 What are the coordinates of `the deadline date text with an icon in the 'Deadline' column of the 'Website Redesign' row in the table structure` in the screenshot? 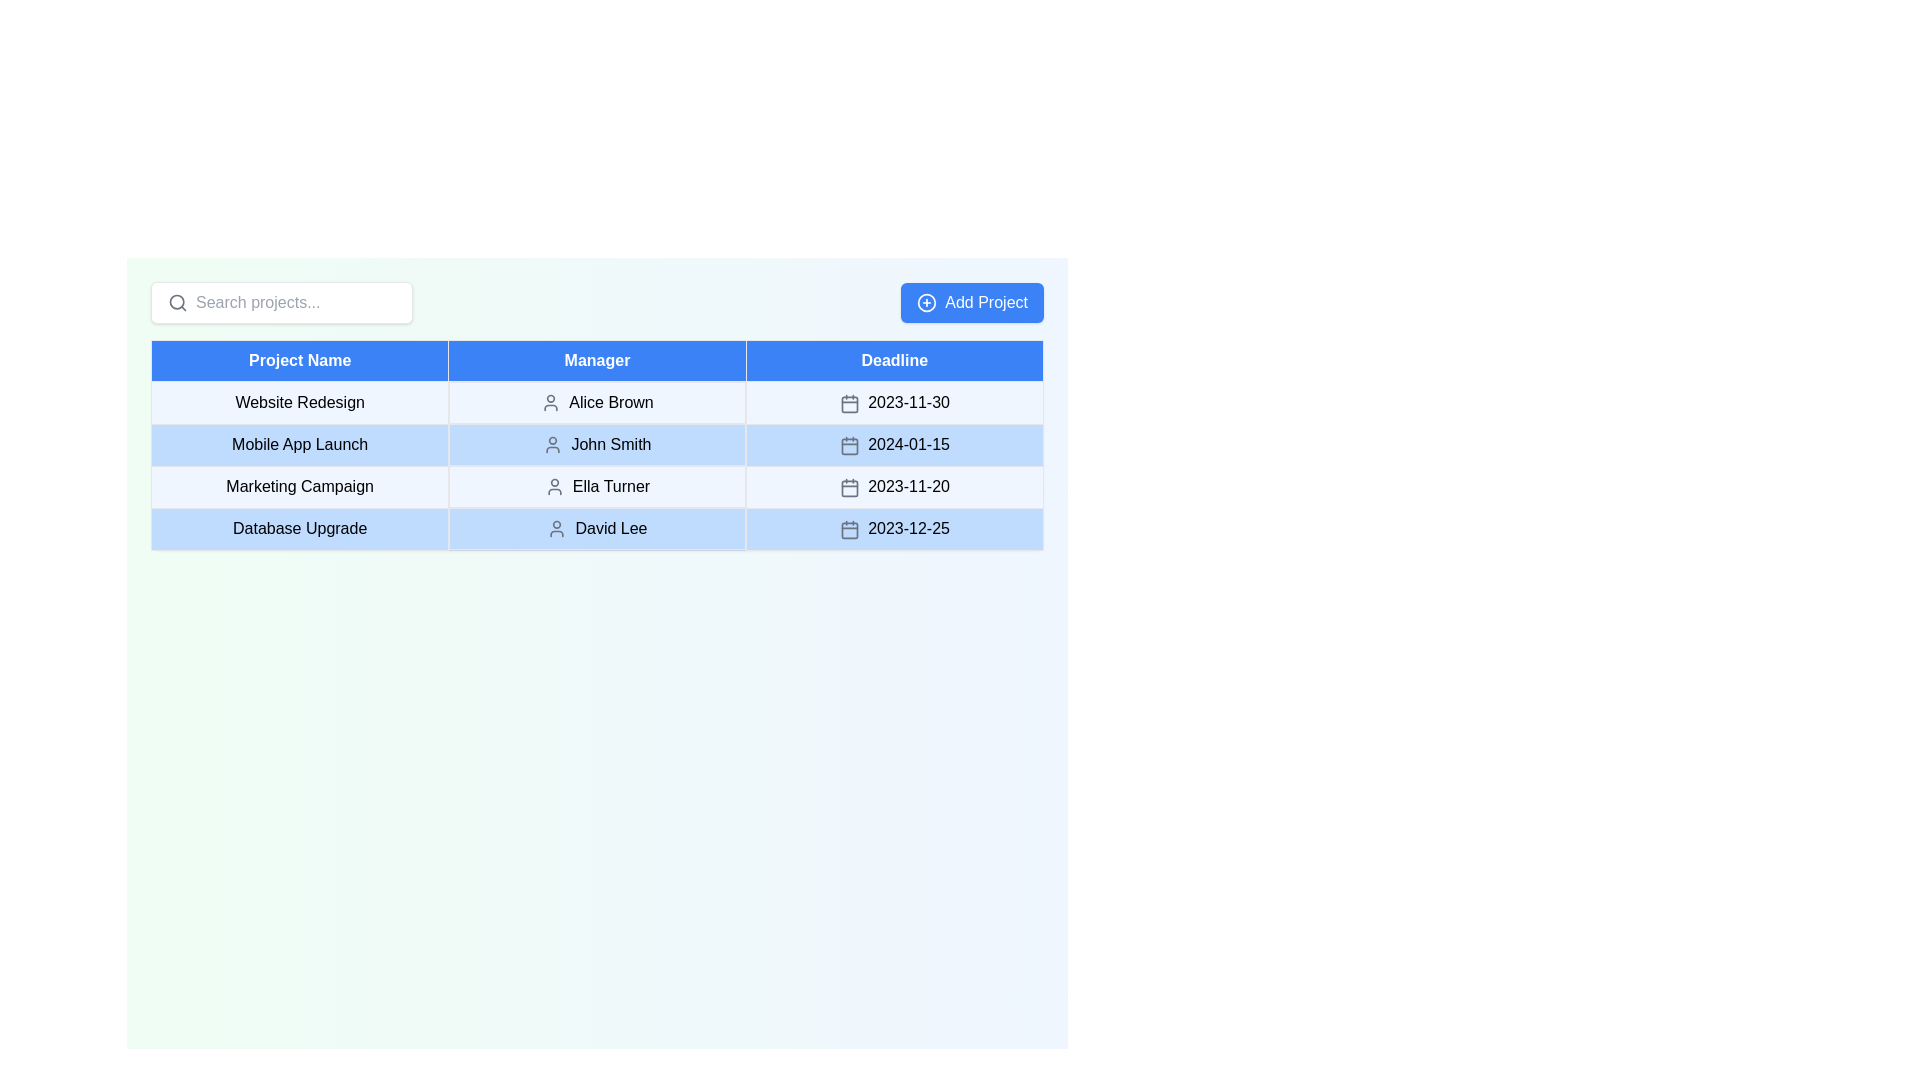 It's located at (893, 402).